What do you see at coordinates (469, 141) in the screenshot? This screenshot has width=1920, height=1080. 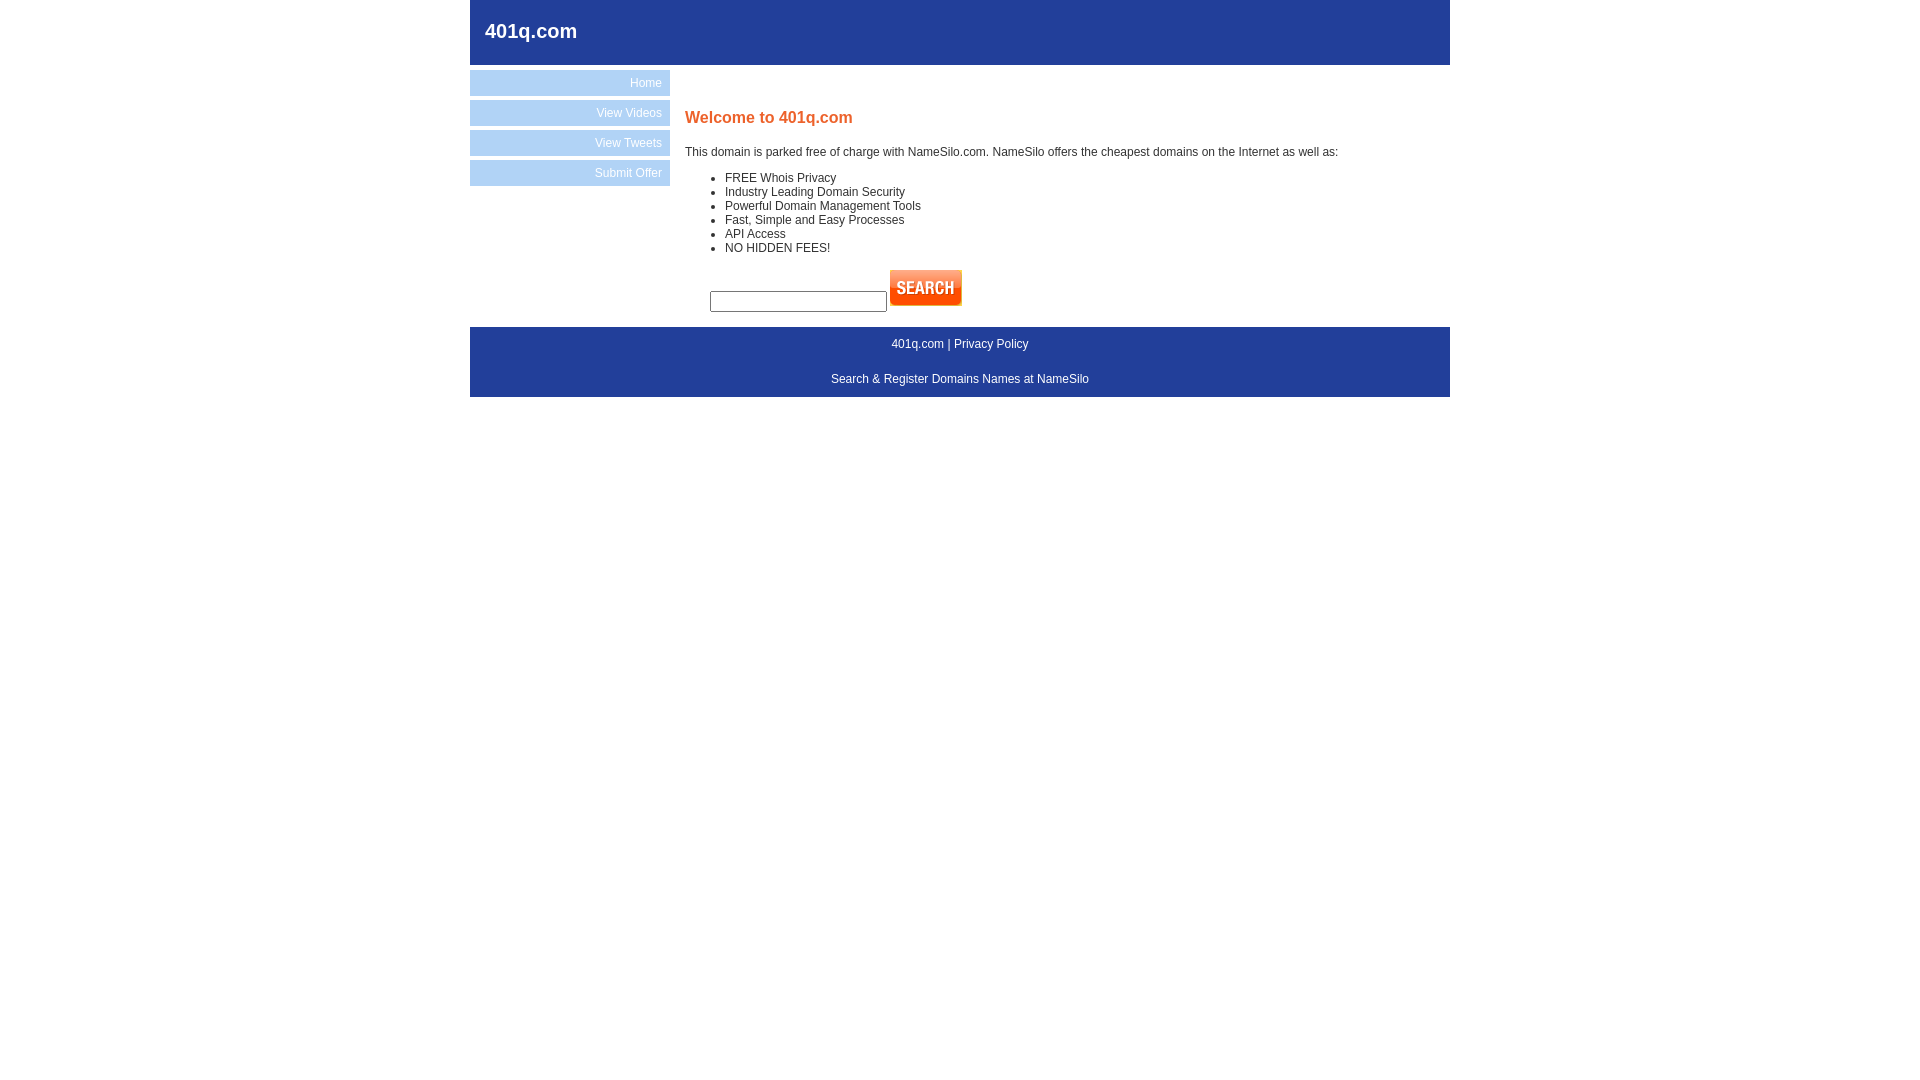 I see `'View Tweets'` at bounding box center [469, 141].